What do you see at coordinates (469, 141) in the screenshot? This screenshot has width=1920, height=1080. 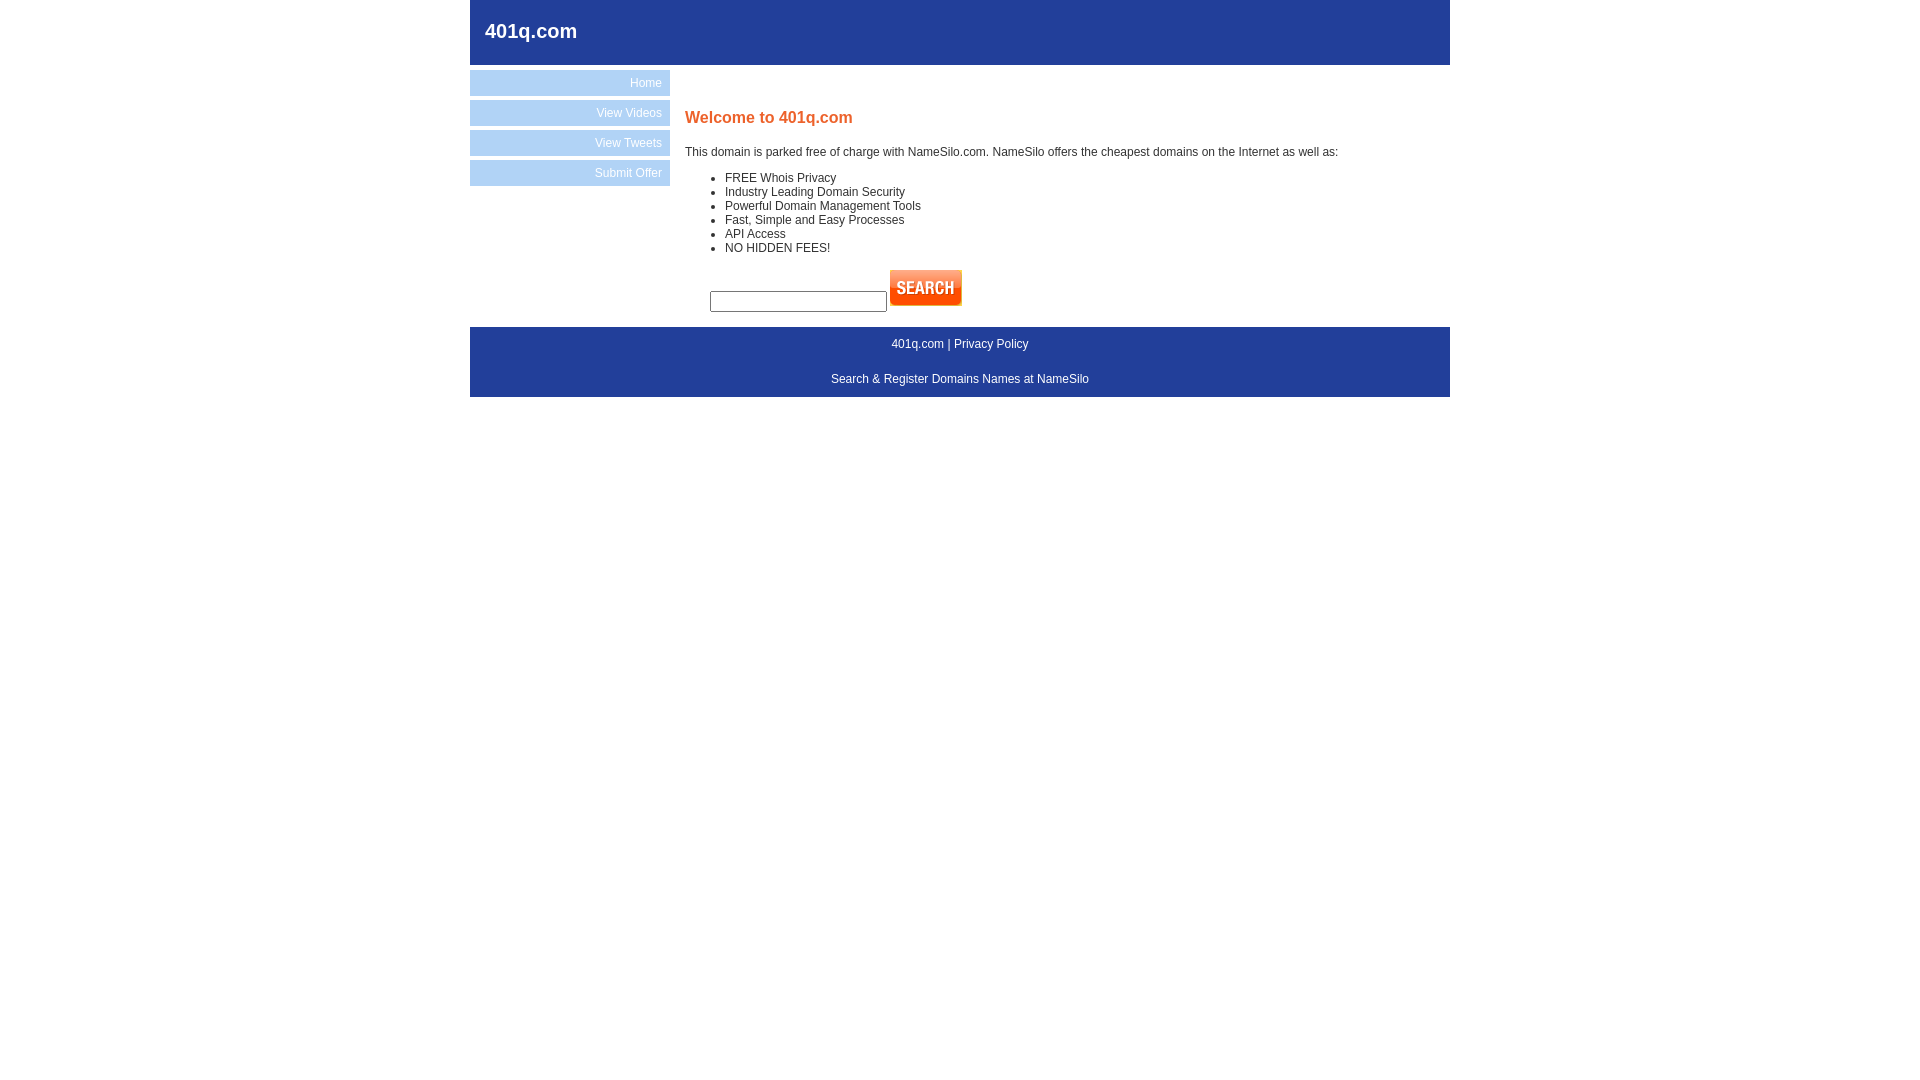 I see `'View Tweets'` at bounding box center [469, 141].